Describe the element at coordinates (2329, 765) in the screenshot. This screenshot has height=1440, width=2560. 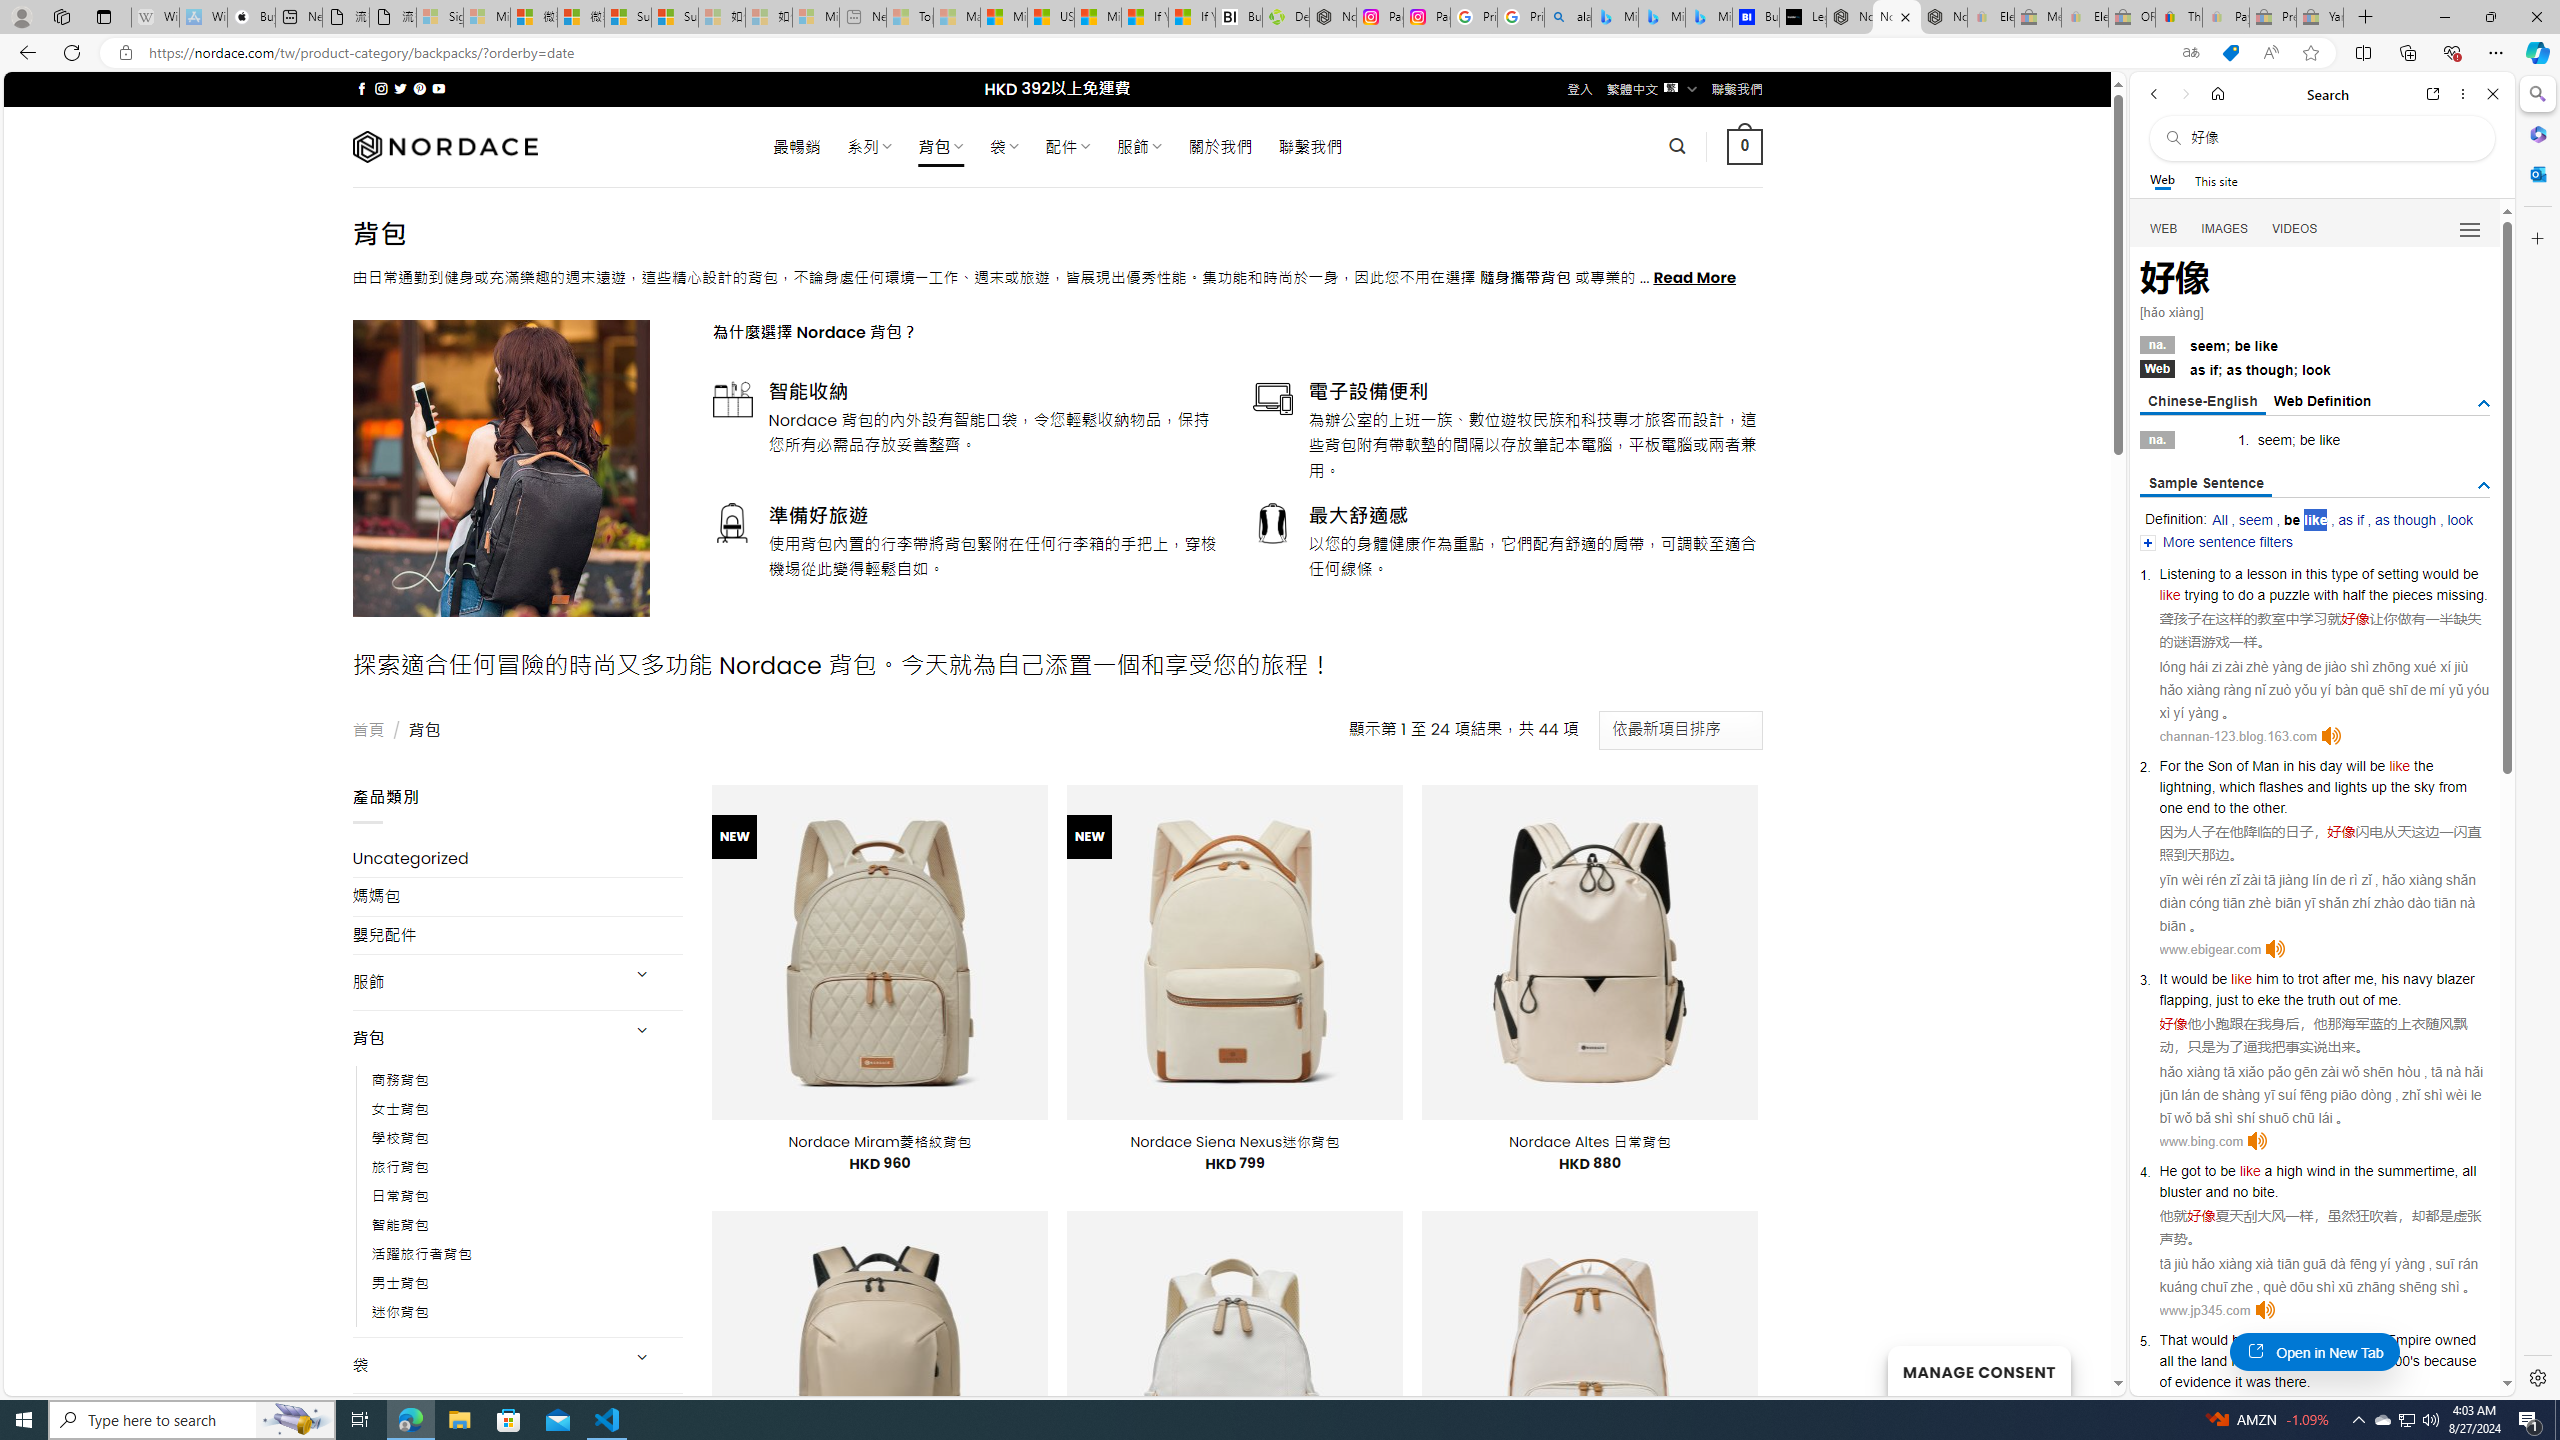
I see `'day'` at that location.